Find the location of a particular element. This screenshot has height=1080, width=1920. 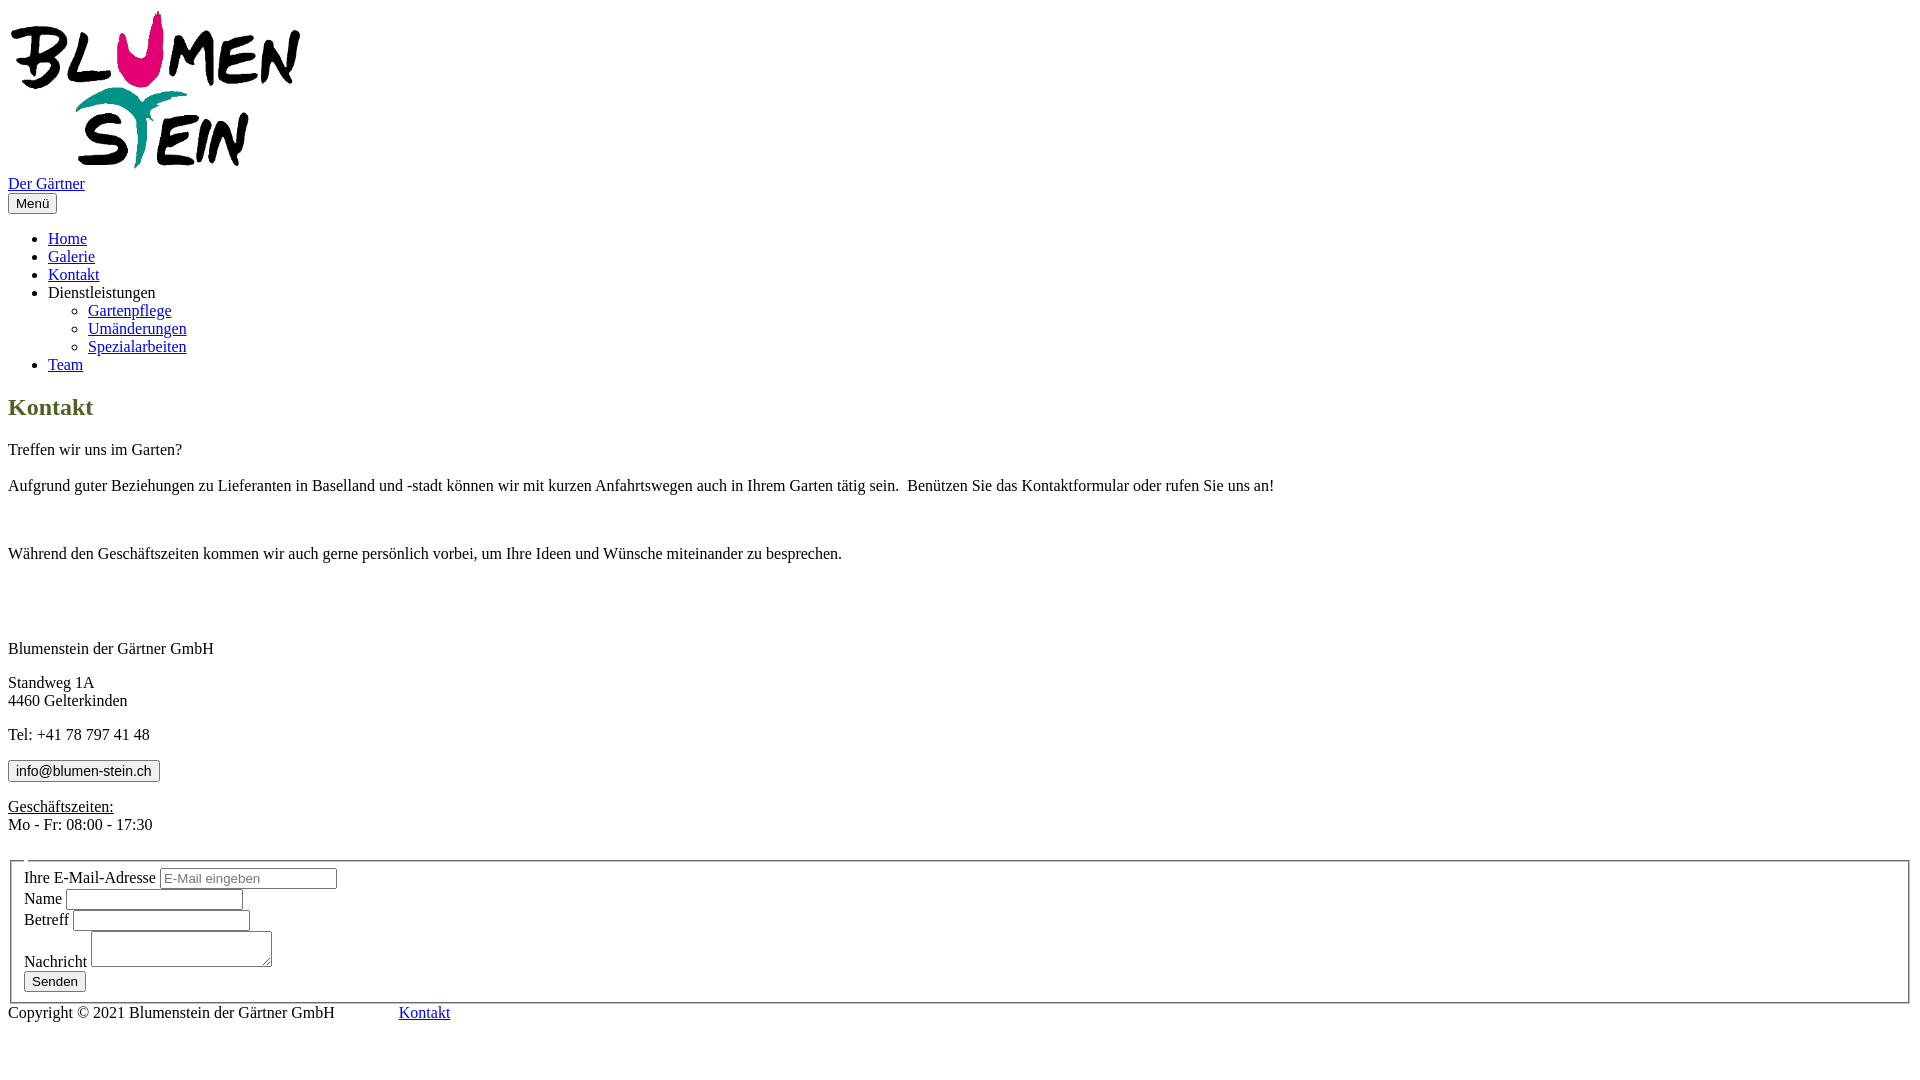

'Senden' is located at coordinates (54, 980).